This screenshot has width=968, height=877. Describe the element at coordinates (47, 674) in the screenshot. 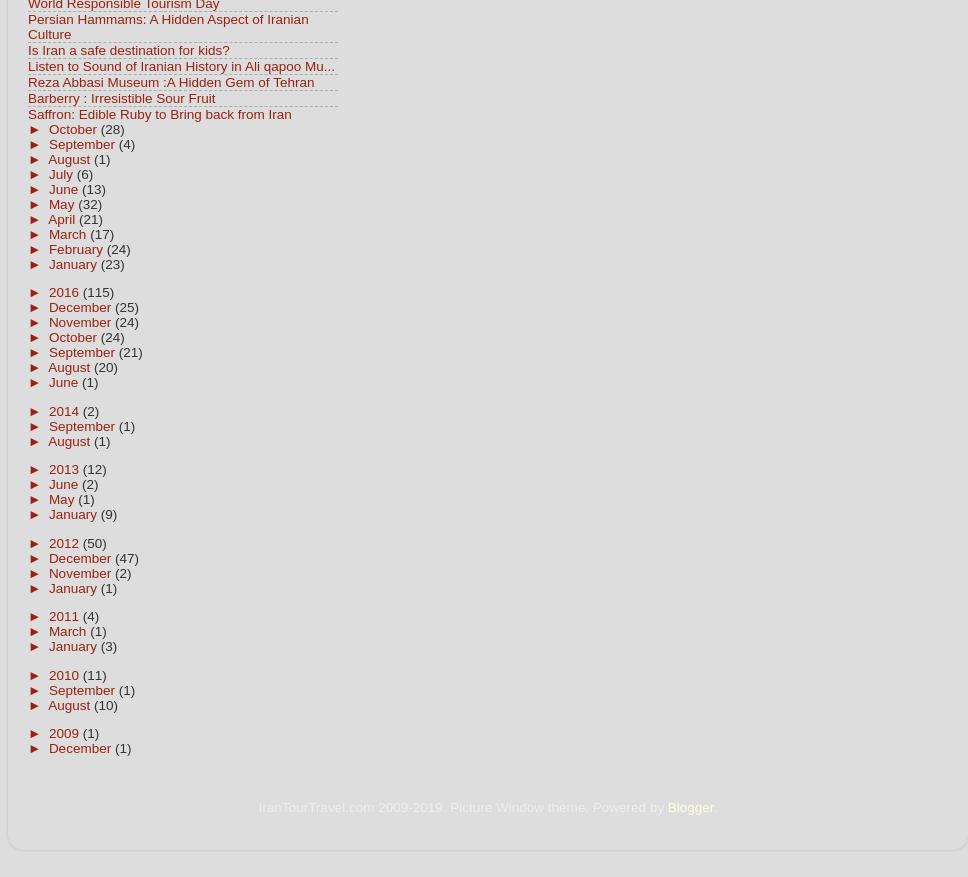

I see `'2010'` at that location.